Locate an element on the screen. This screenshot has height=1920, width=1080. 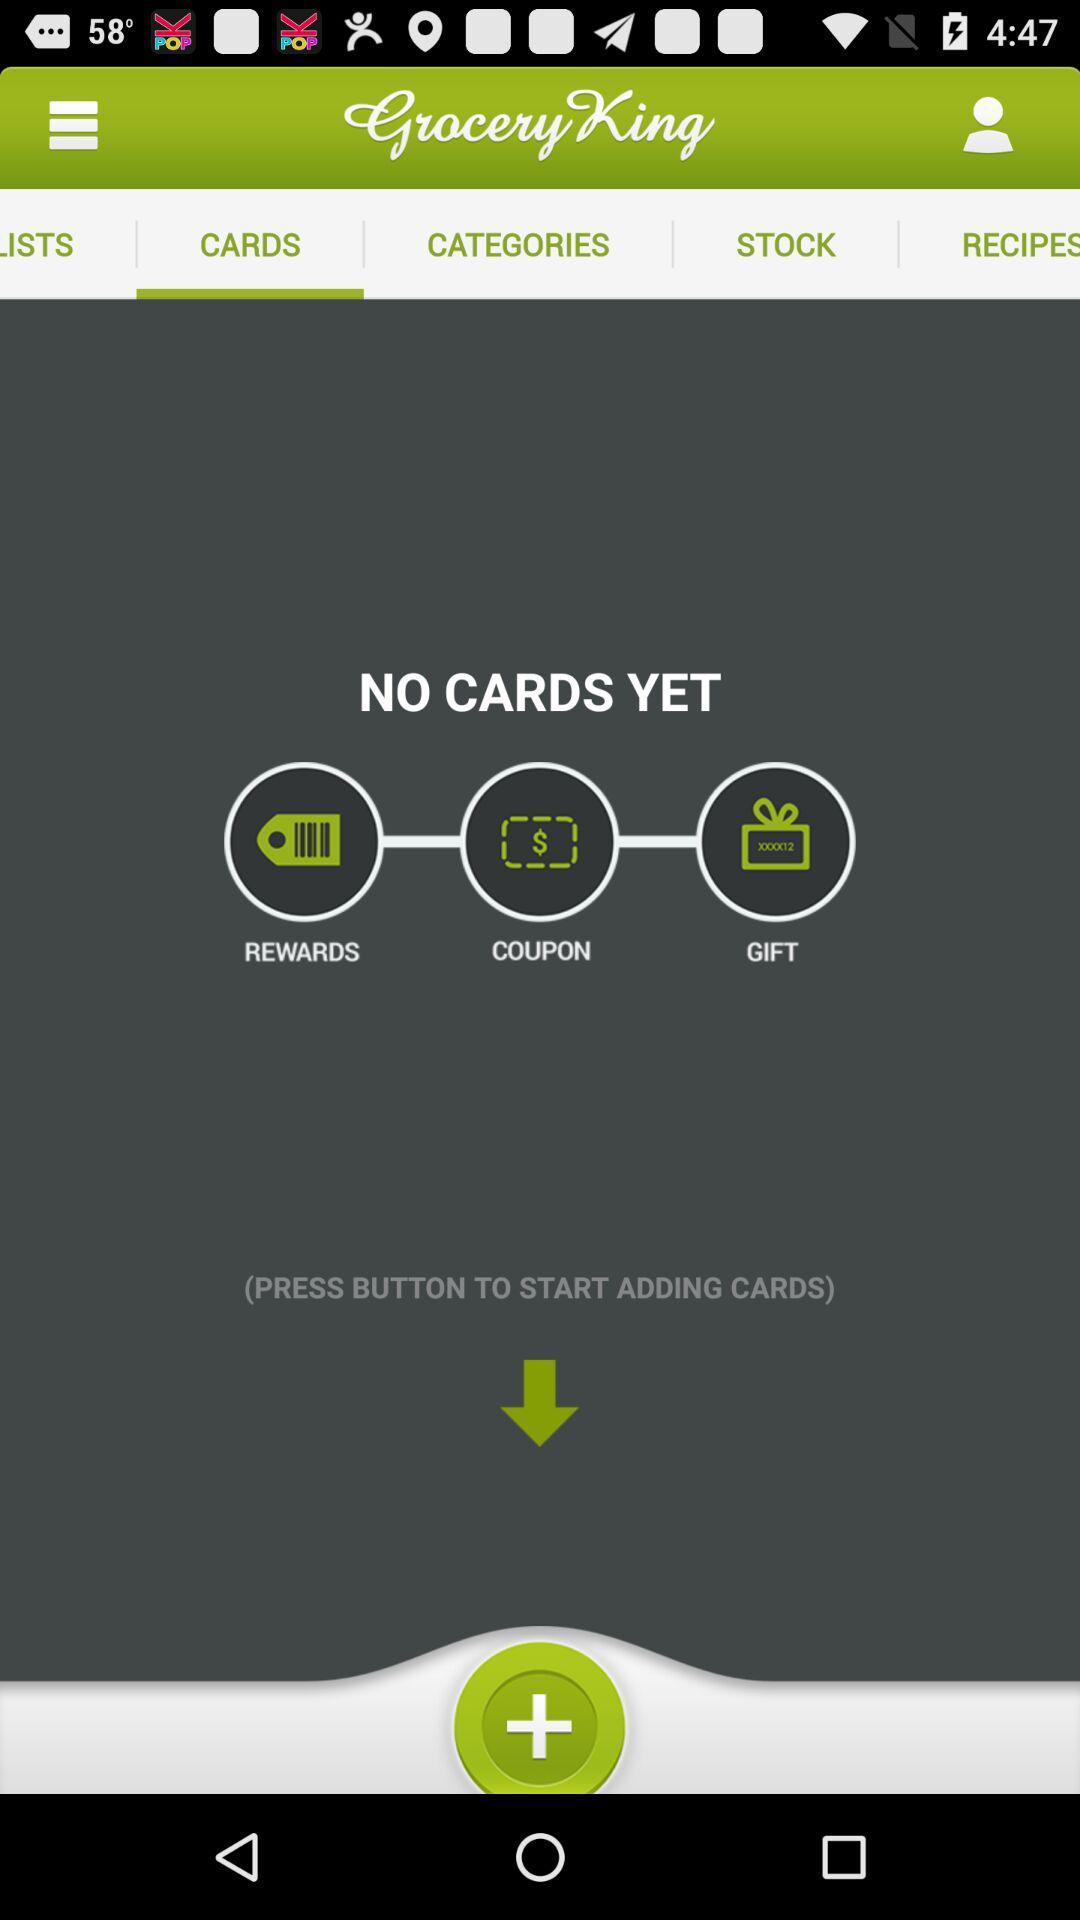
the app to the left of recipes is located at coordinates (784, 243).